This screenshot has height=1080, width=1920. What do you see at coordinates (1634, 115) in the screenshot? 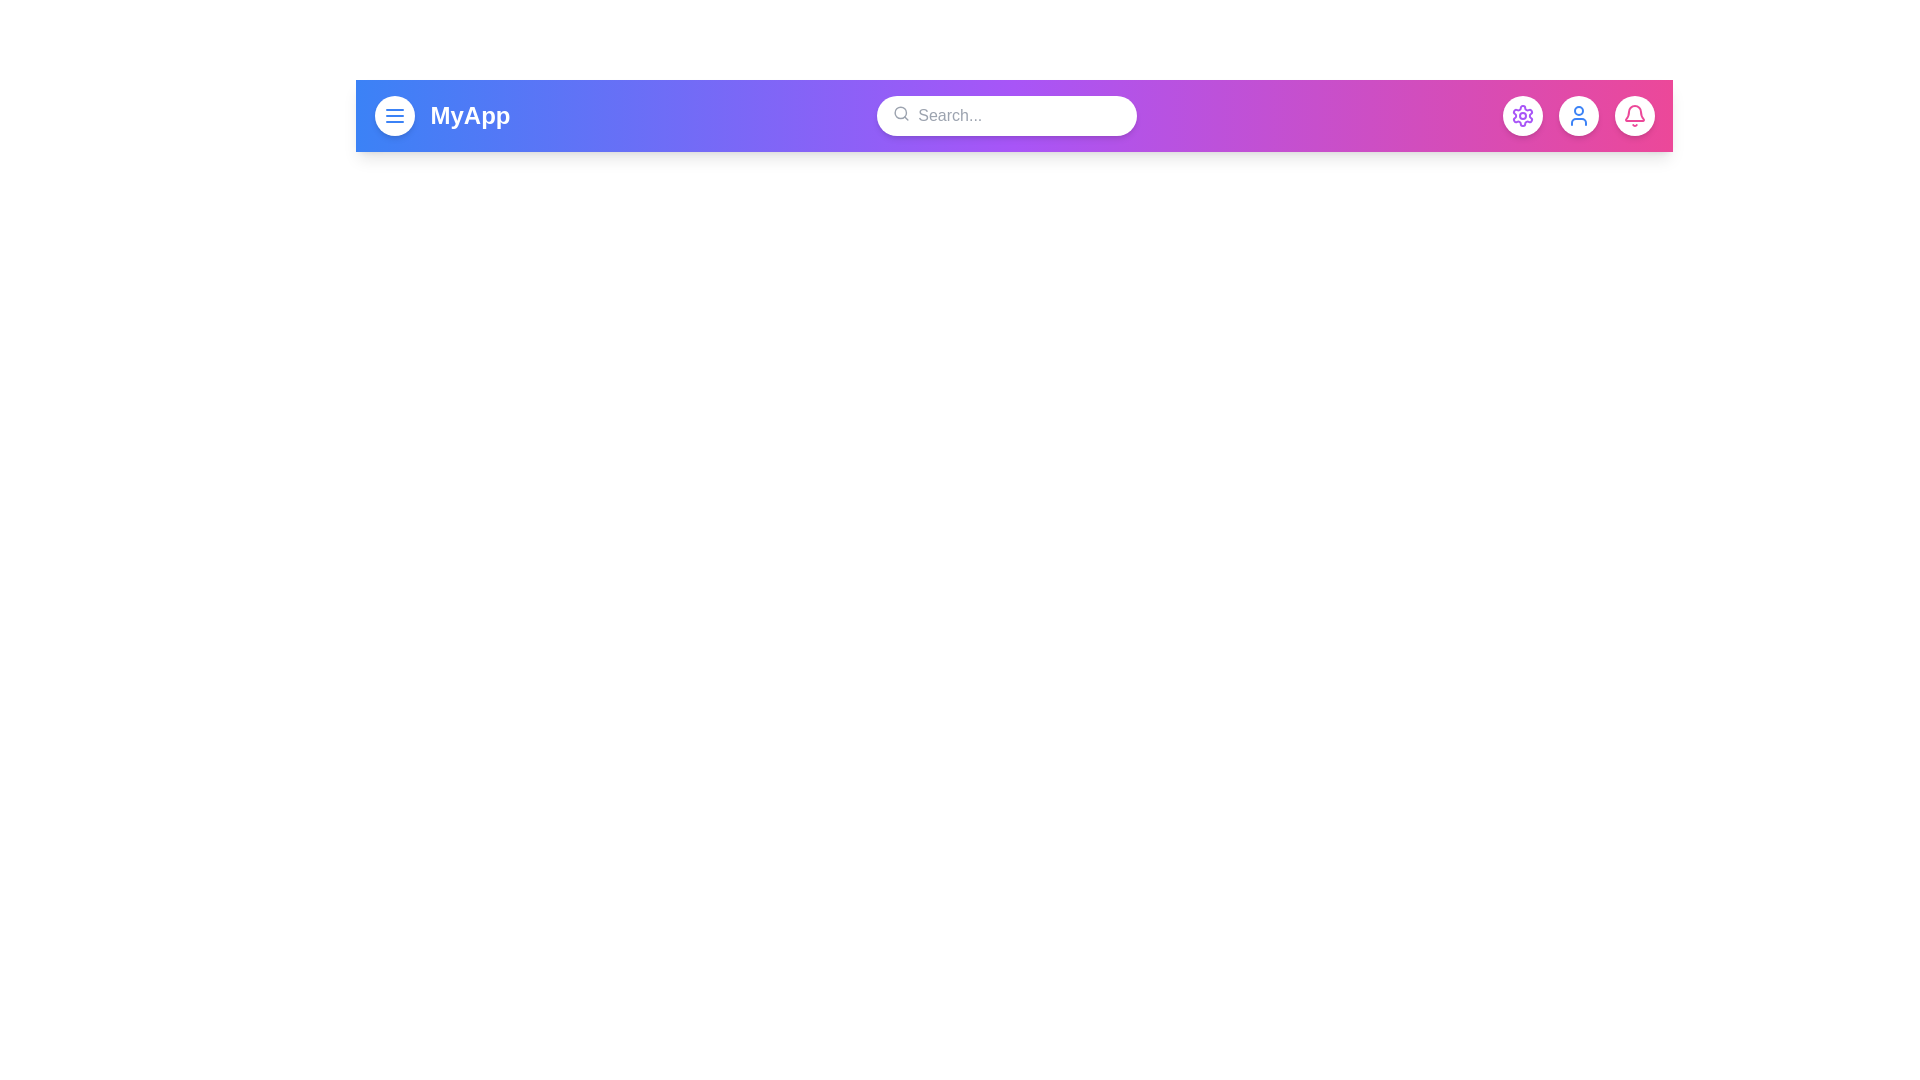
I see `the bell button to check notifications` at bounding box center [1634, 115].